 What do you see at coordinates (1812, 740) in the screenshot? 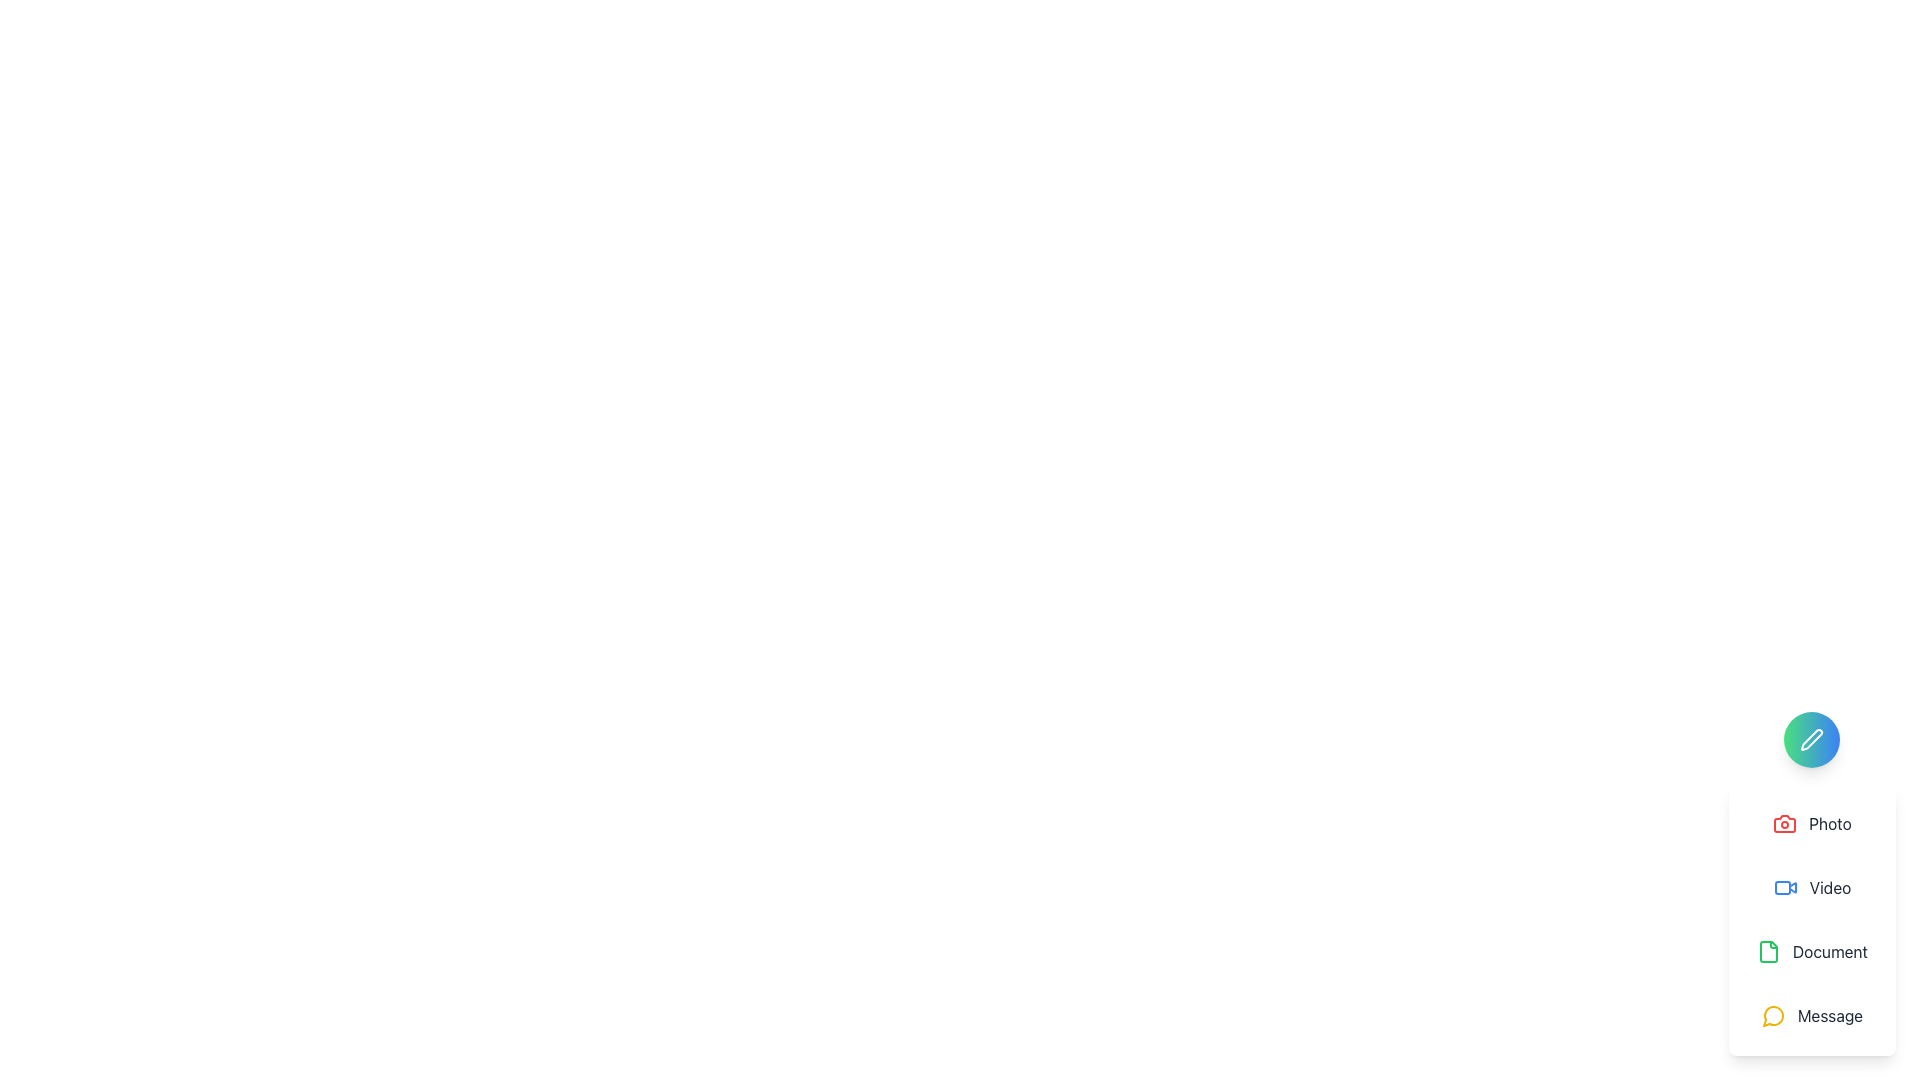
I see `the topmost button with a pen icon located at the bottom-right corner of the interface` at bounding box center [1812, 740].